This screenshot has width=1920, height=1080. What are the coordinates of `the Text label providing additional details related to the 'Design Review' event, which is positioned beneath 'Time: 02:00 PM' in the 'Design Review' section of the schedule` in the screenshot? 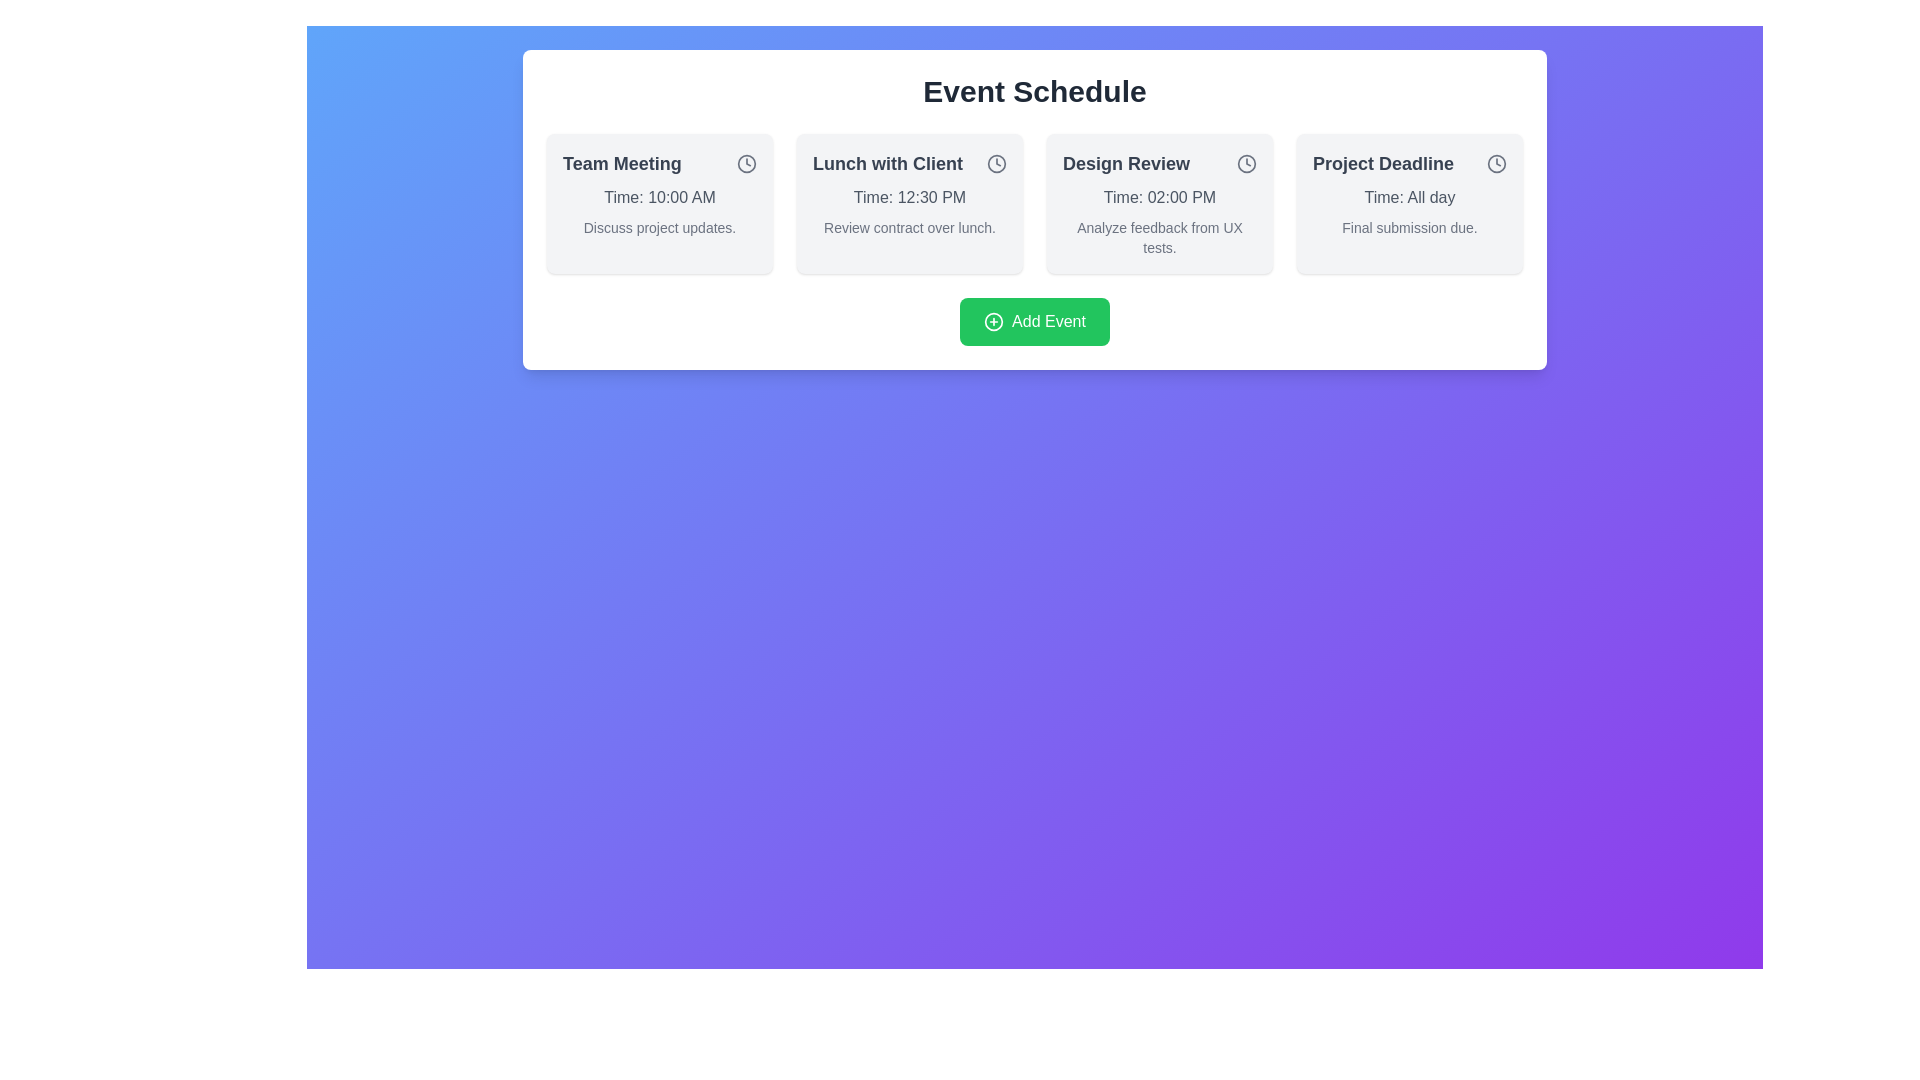 It's located at (1160, 237).